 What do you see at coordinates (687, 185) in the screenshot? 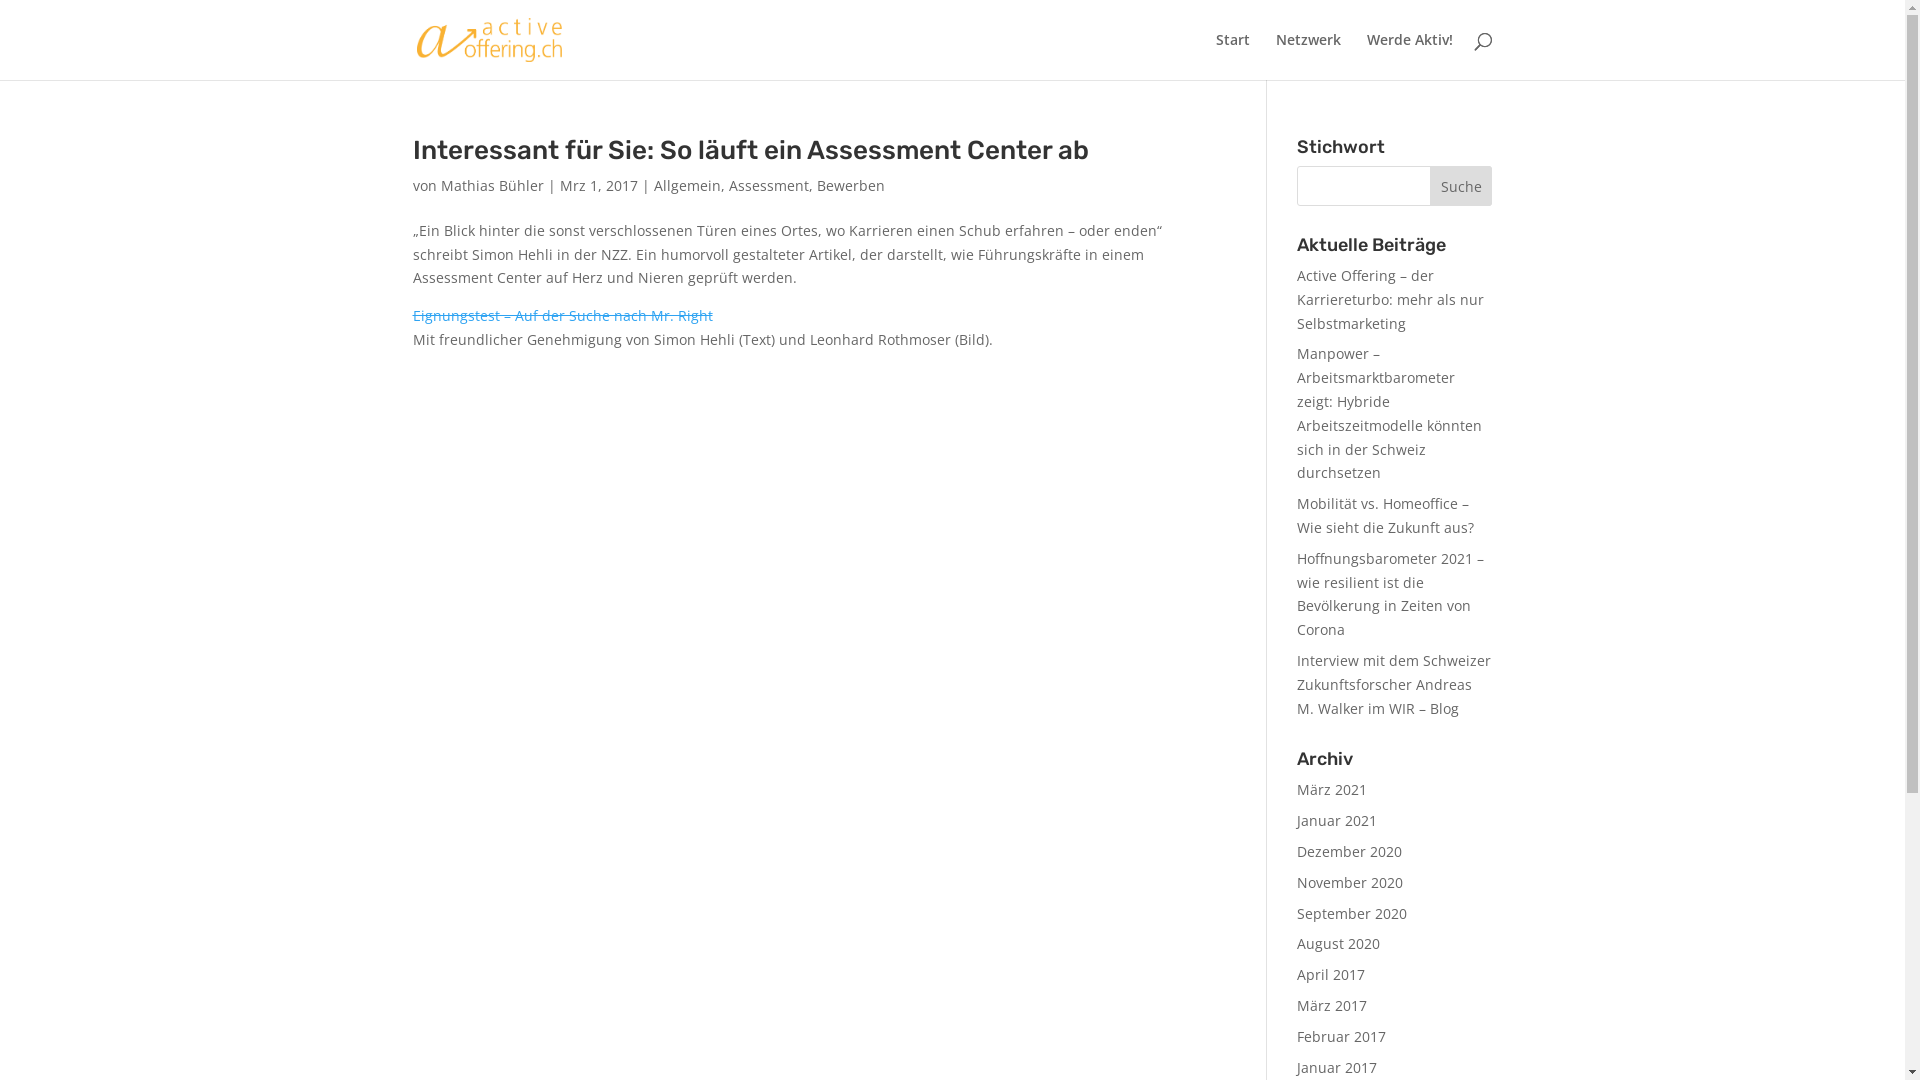
I see `'Allgemein'` at bounding box center [687, 185].